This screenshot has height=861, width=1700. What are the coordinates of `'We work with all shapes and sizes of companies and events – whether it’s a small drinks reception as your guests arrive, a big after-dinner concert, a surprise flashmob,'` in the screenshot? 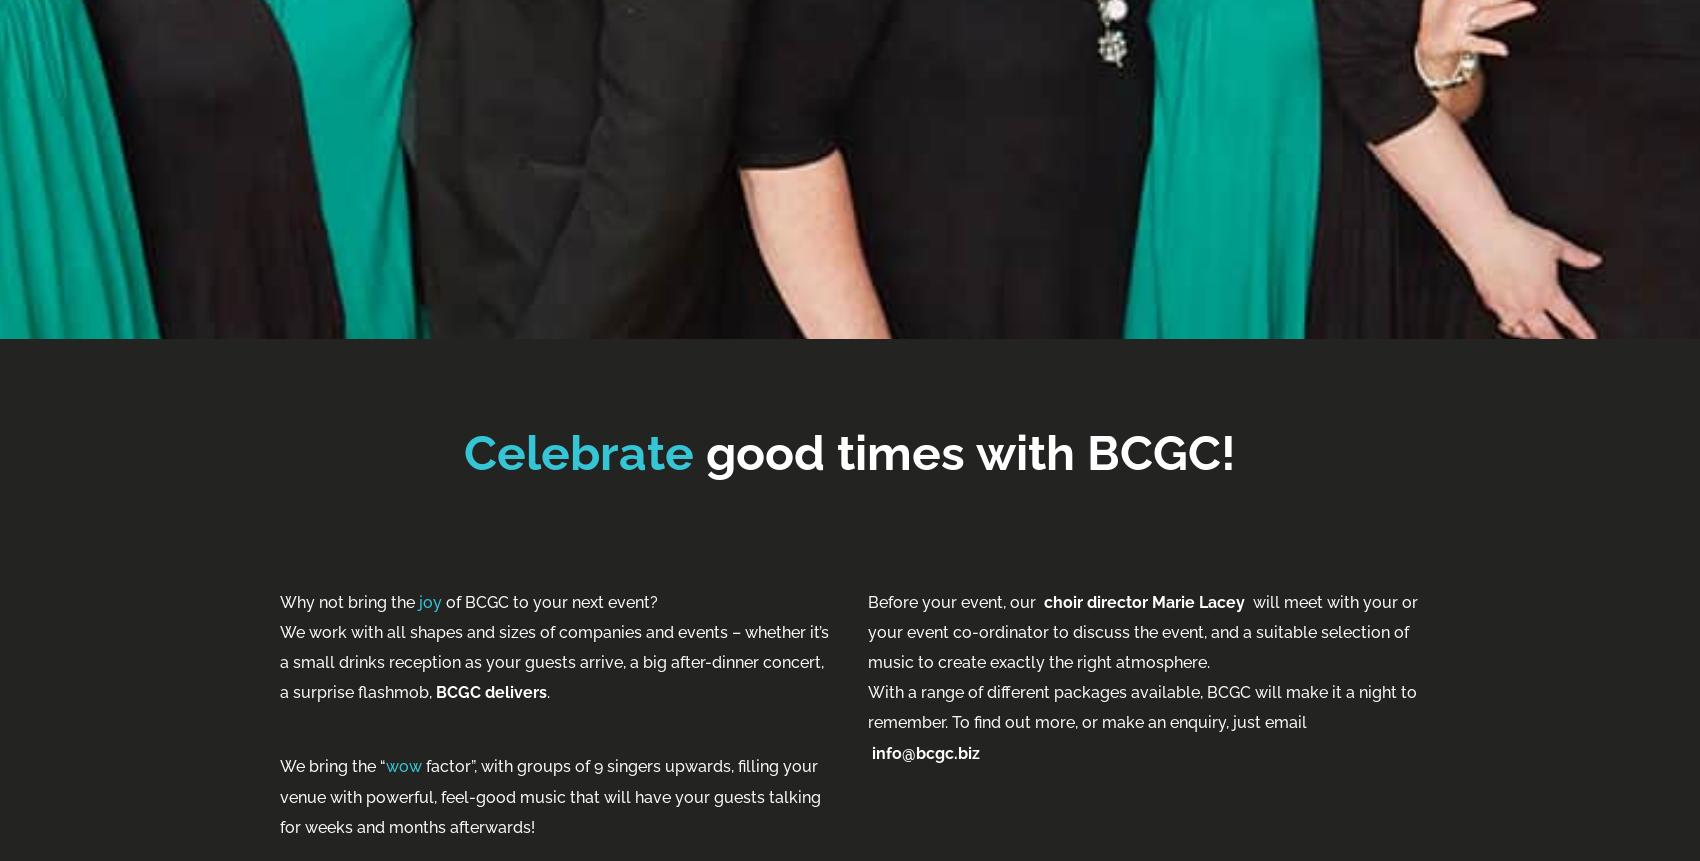 It's located at (553, 662).